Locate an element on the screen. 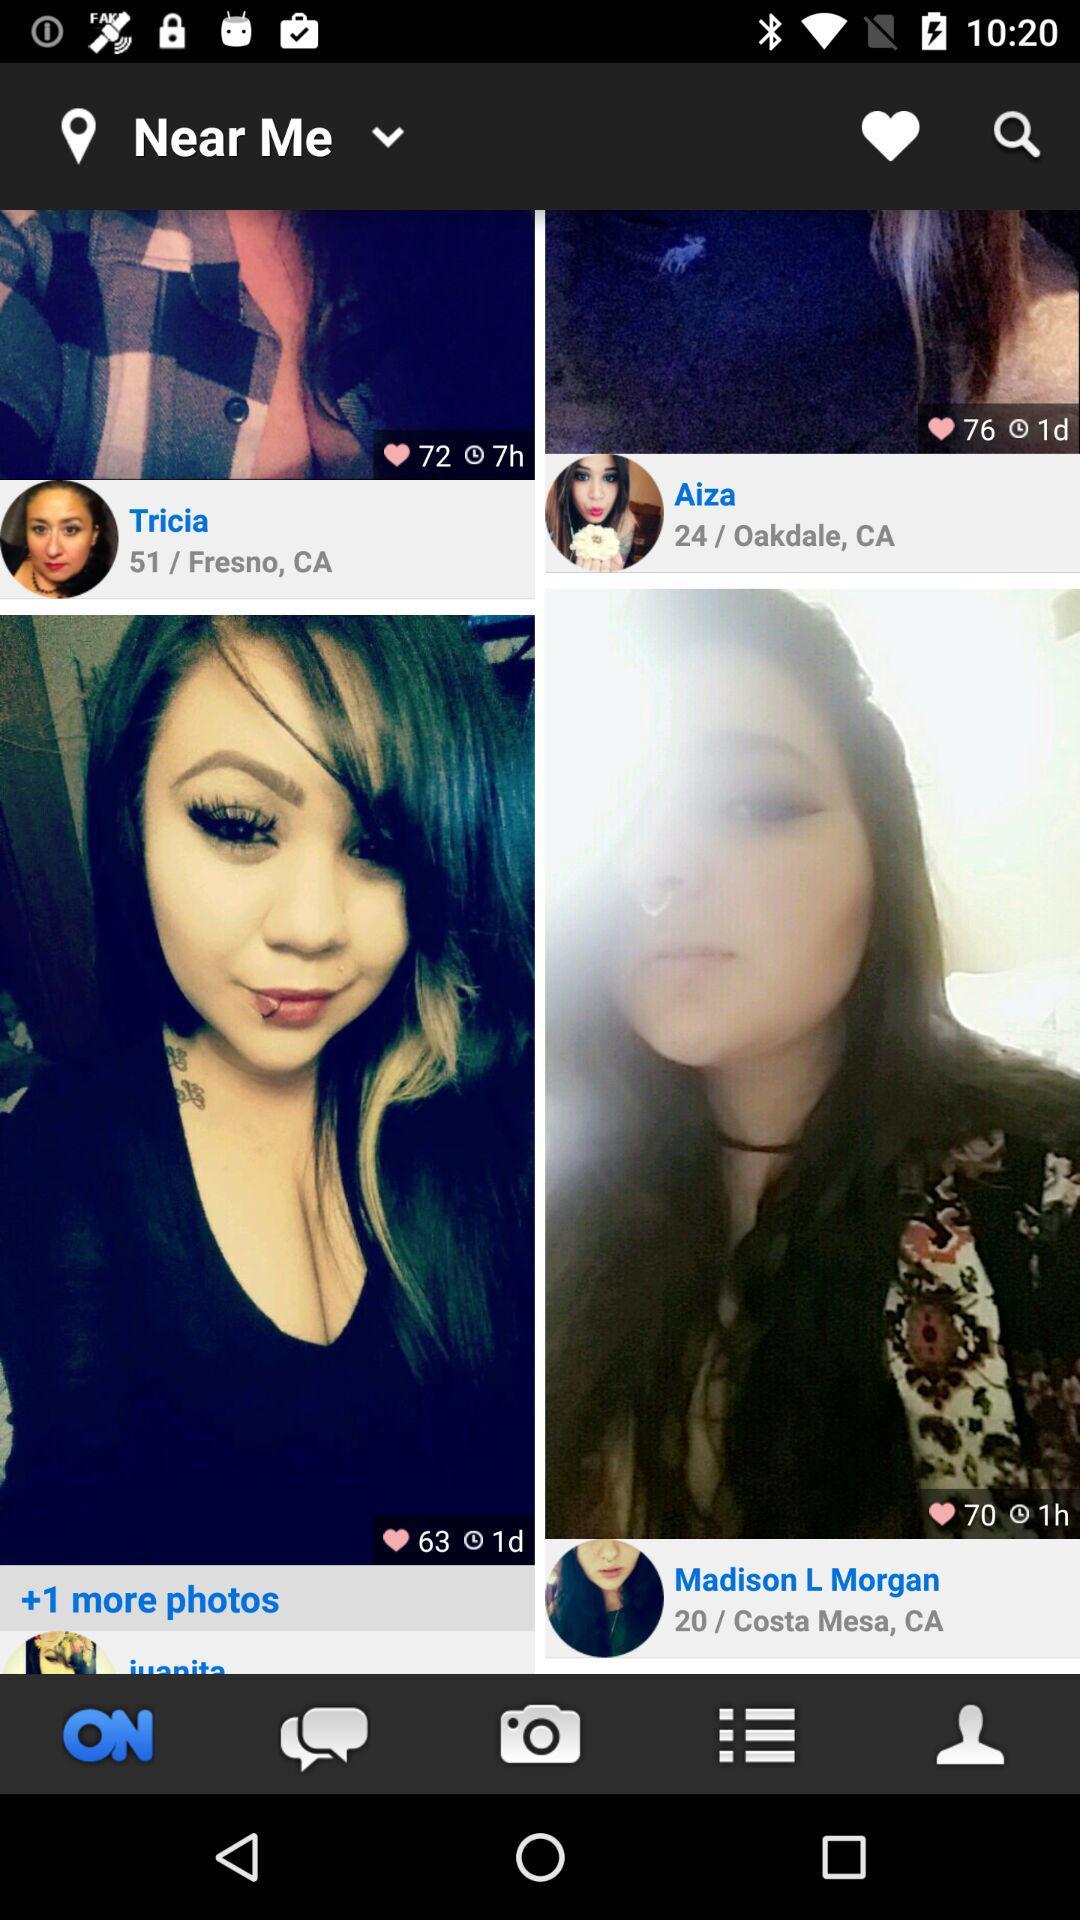  picture option is located at coordinates (540, 1733).